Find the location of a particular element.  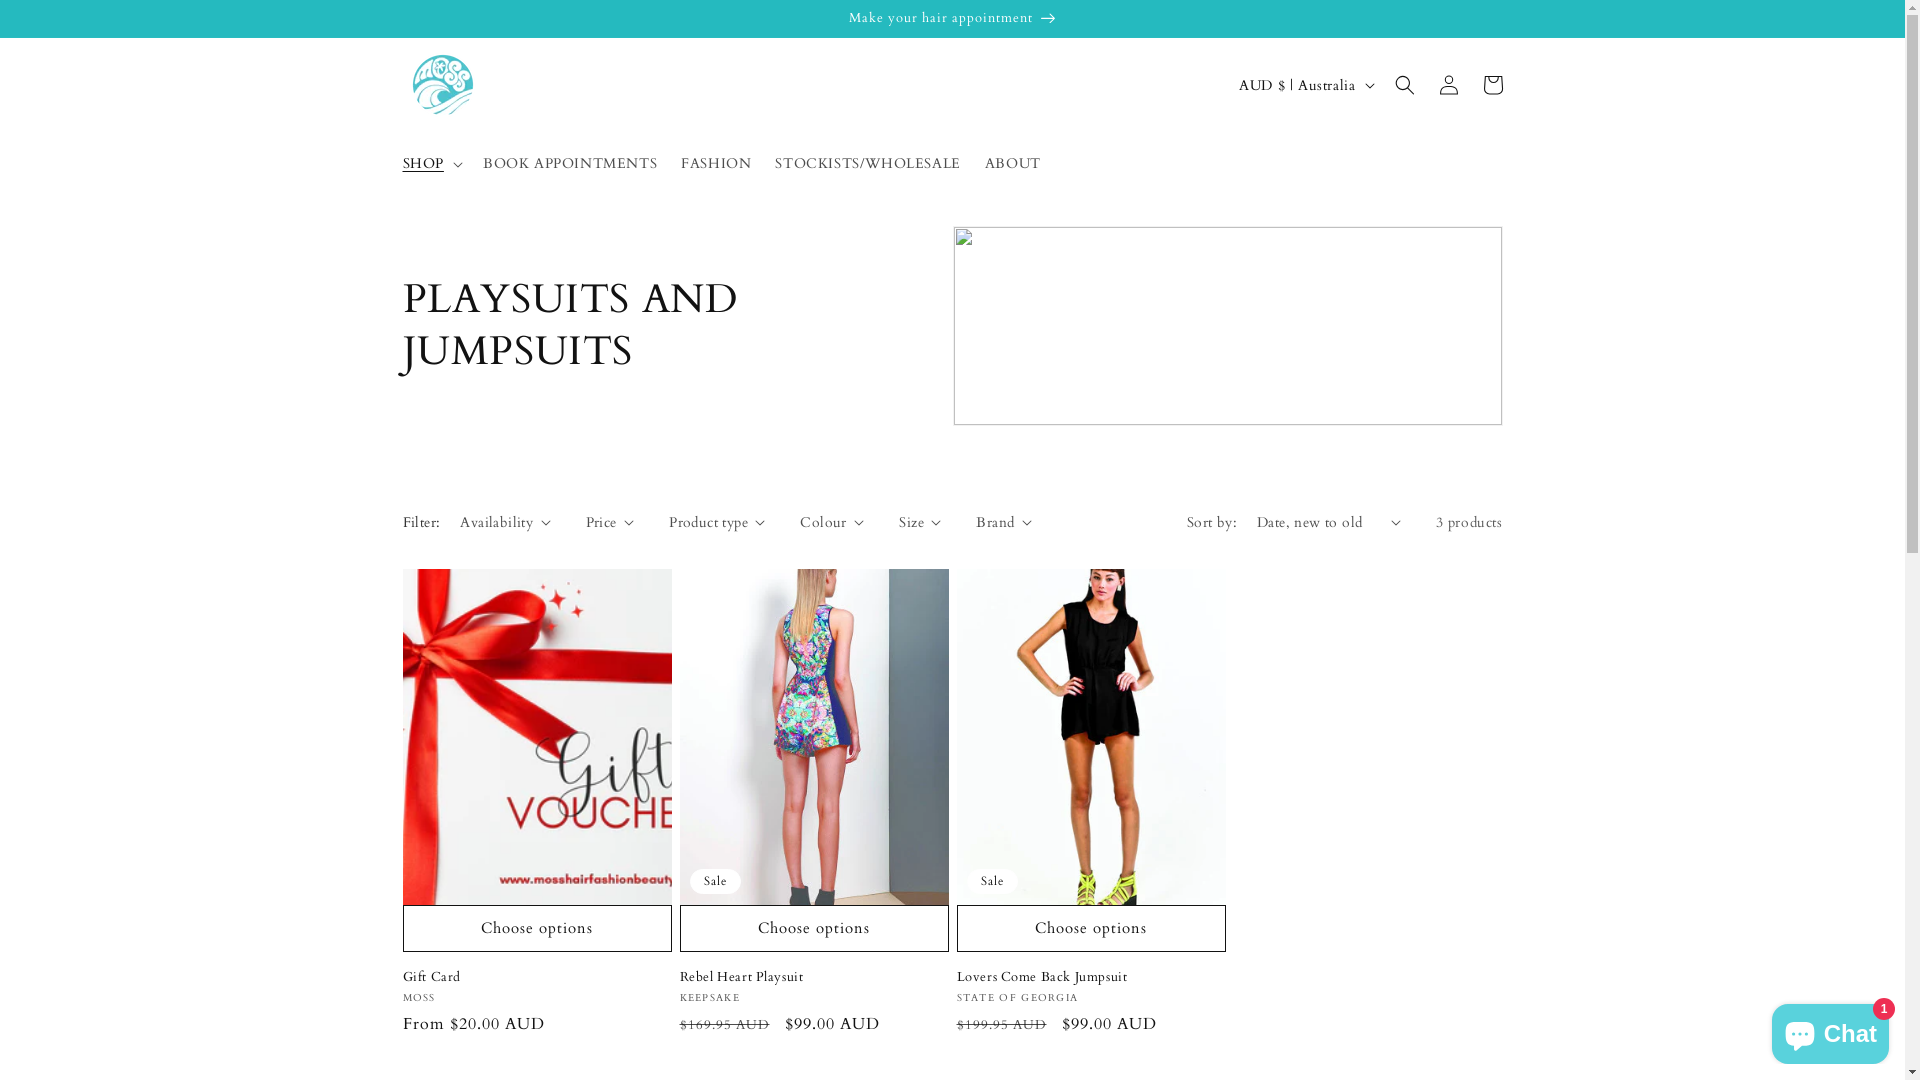

'BOOK APPOINTMENTS' is located at coordinates (469, 163).